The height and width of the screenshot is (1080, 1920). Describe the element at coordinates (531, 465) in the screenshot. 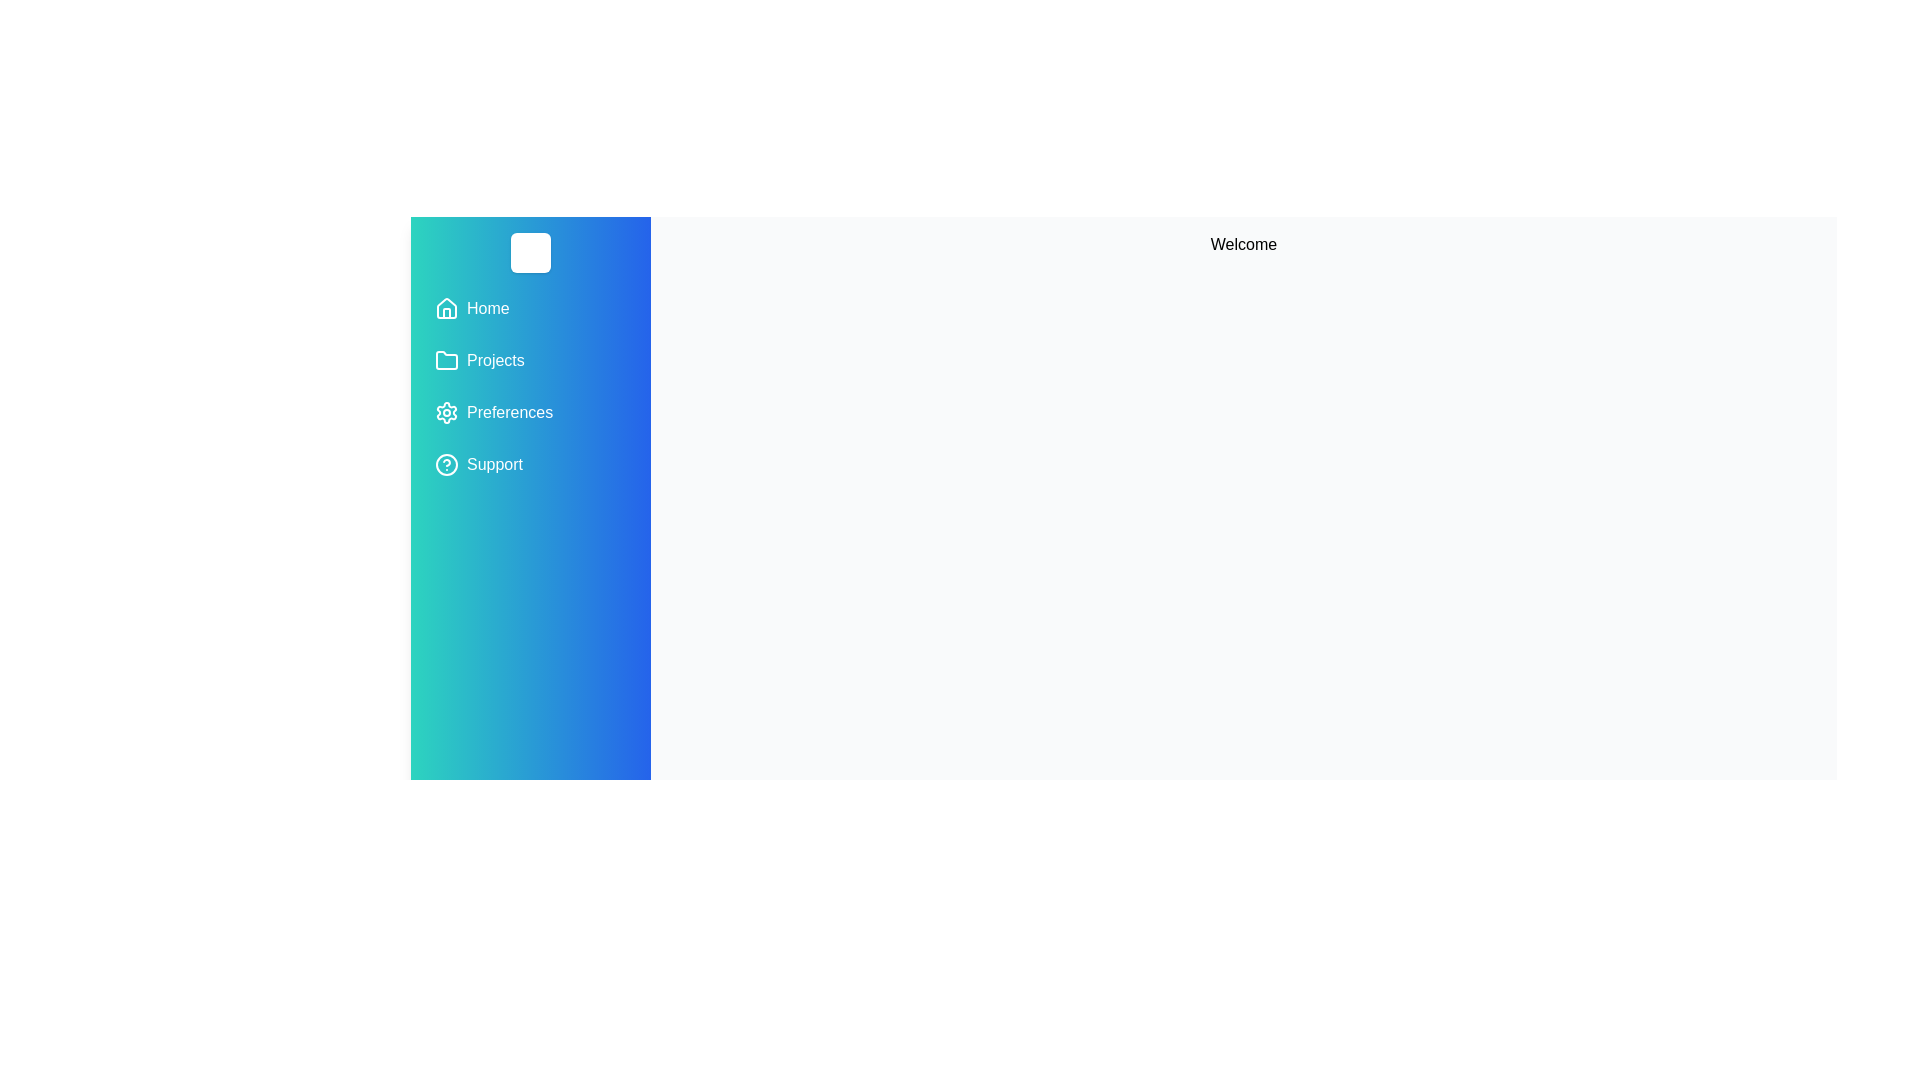

I see `the menu item Support from the drawer` at that location.